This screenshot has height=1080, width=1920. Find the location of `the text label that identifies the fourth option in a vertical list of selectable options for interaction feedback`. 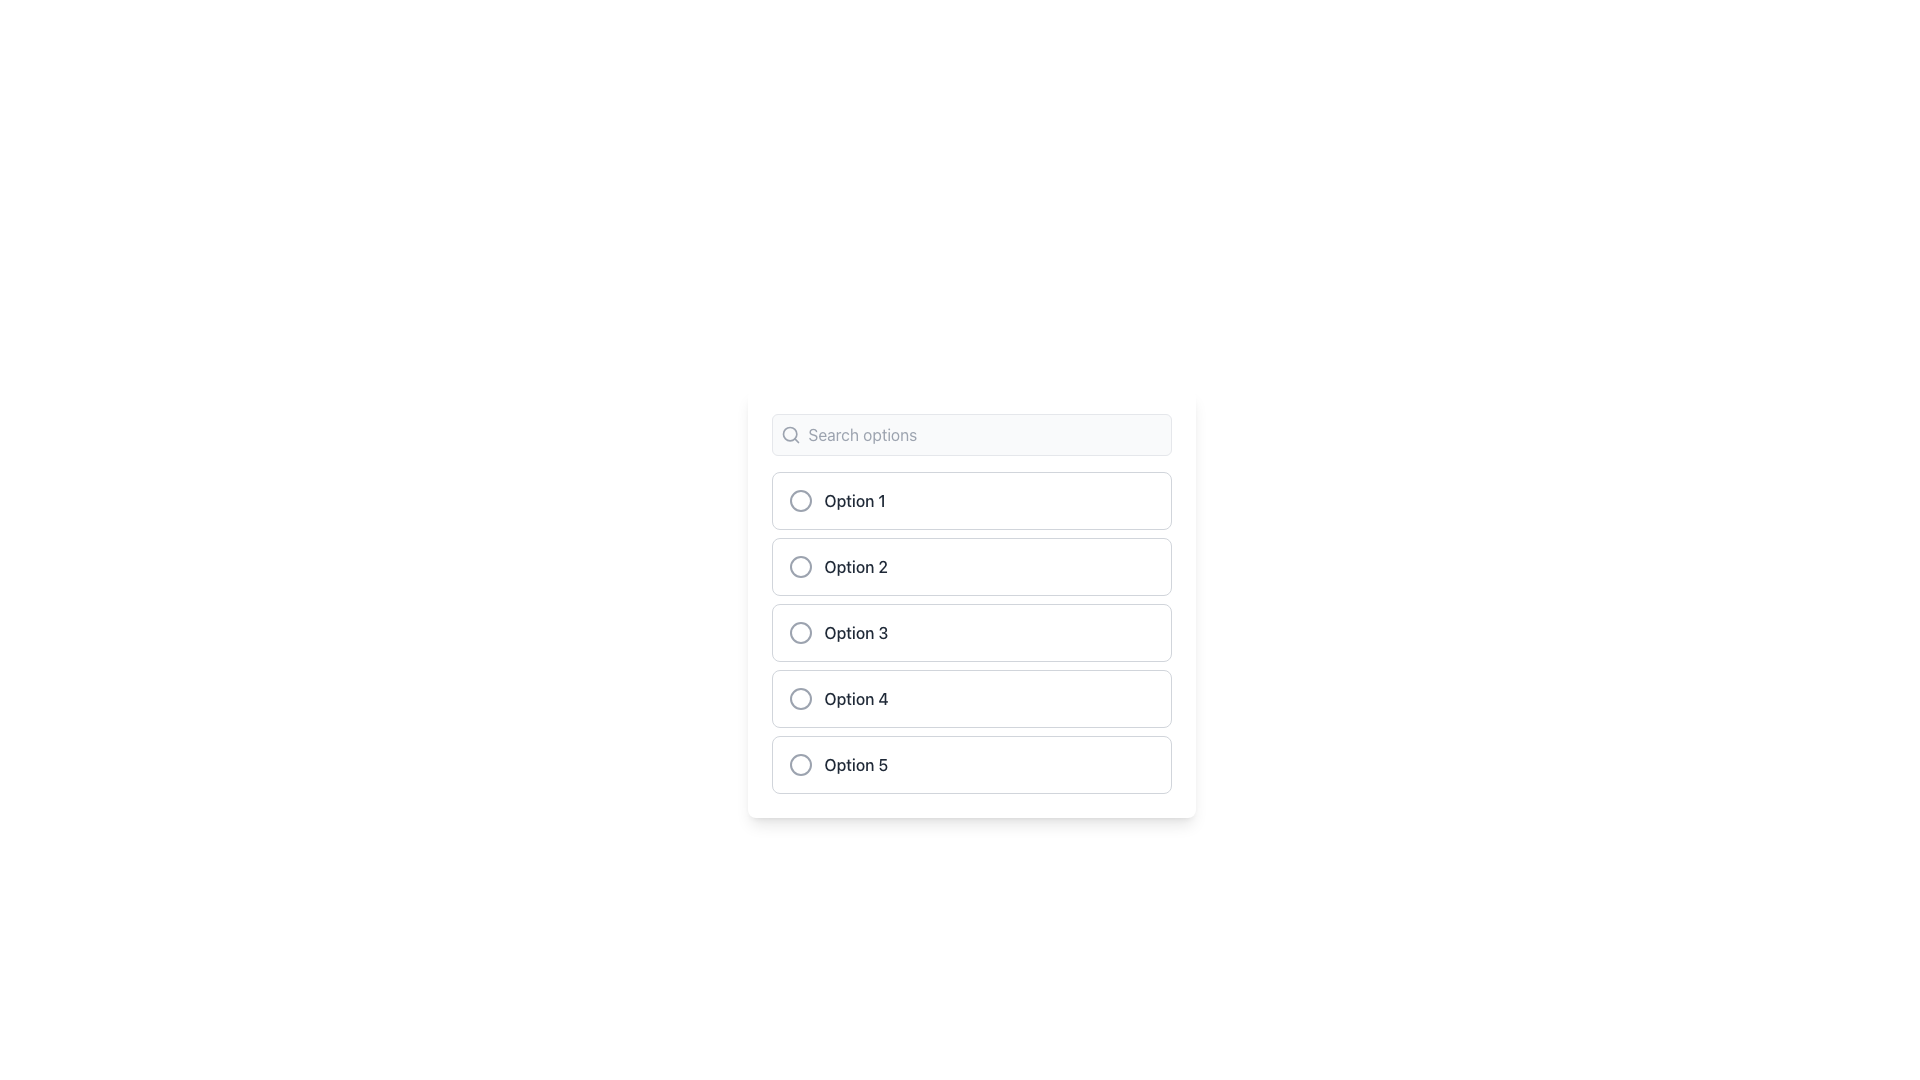

the text label that identifies the fourth option in a vertical list of selectable options for interaction feedback is located at coordinates (856, 697).